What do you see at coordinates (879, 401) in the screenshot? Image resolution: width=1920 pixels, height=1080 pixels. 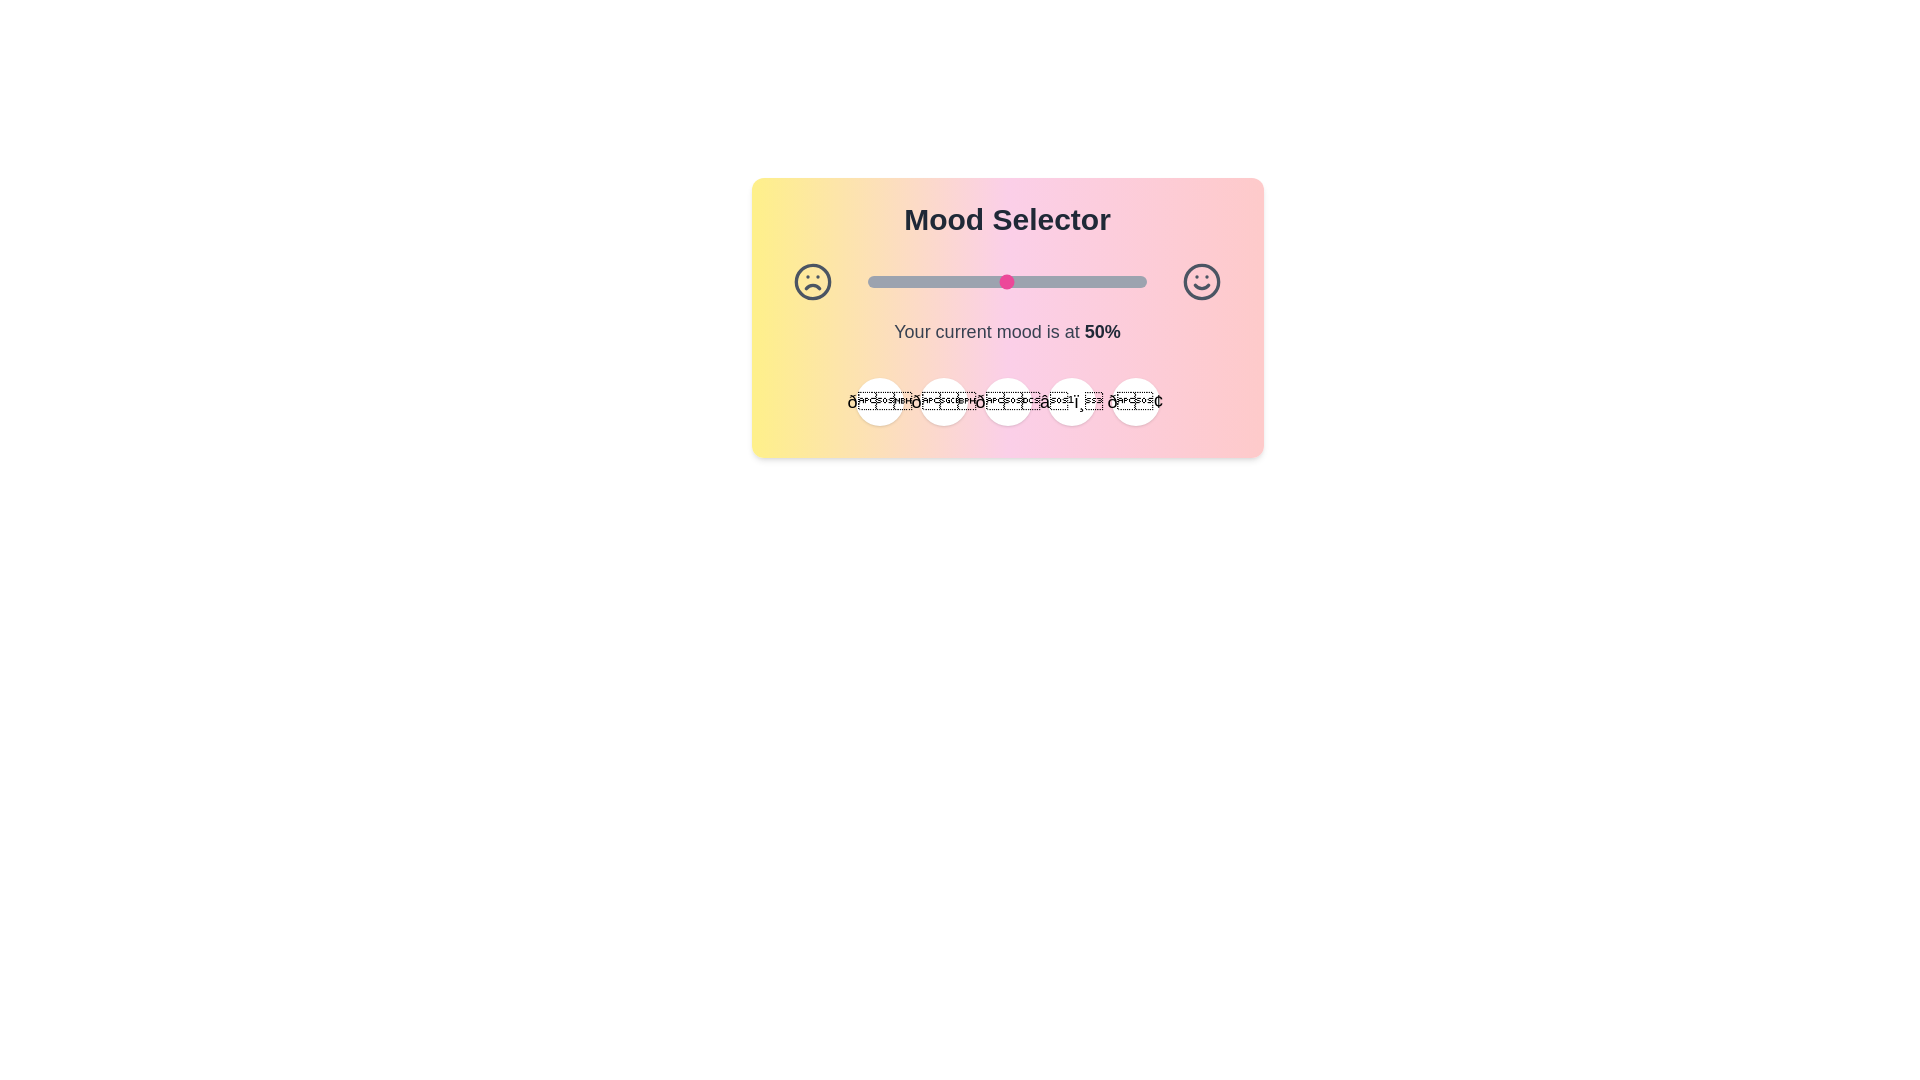 I see `the emoji button corresponding to 😀` at bounding box center [879, 401].